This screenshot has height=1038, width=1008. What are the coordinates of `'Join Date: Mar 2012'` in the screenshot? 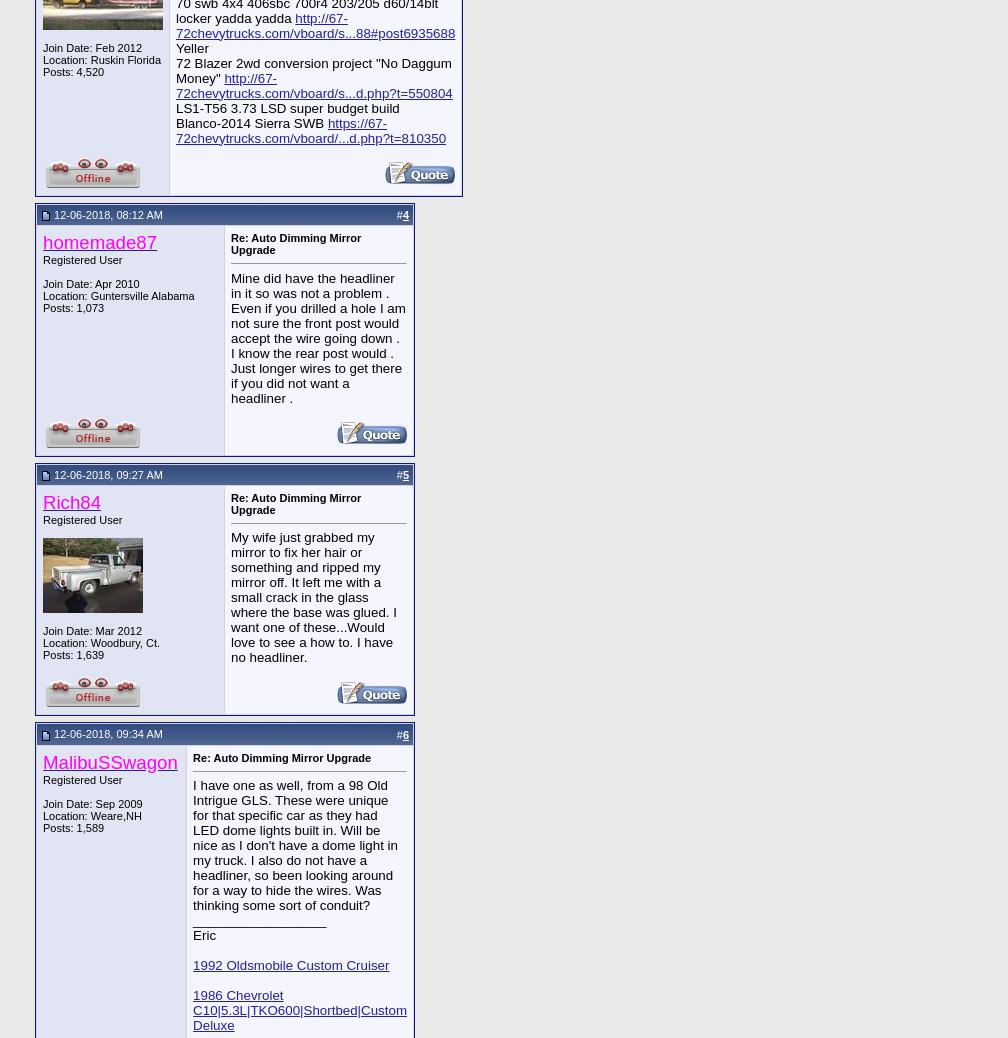 It's located at (92, 630).